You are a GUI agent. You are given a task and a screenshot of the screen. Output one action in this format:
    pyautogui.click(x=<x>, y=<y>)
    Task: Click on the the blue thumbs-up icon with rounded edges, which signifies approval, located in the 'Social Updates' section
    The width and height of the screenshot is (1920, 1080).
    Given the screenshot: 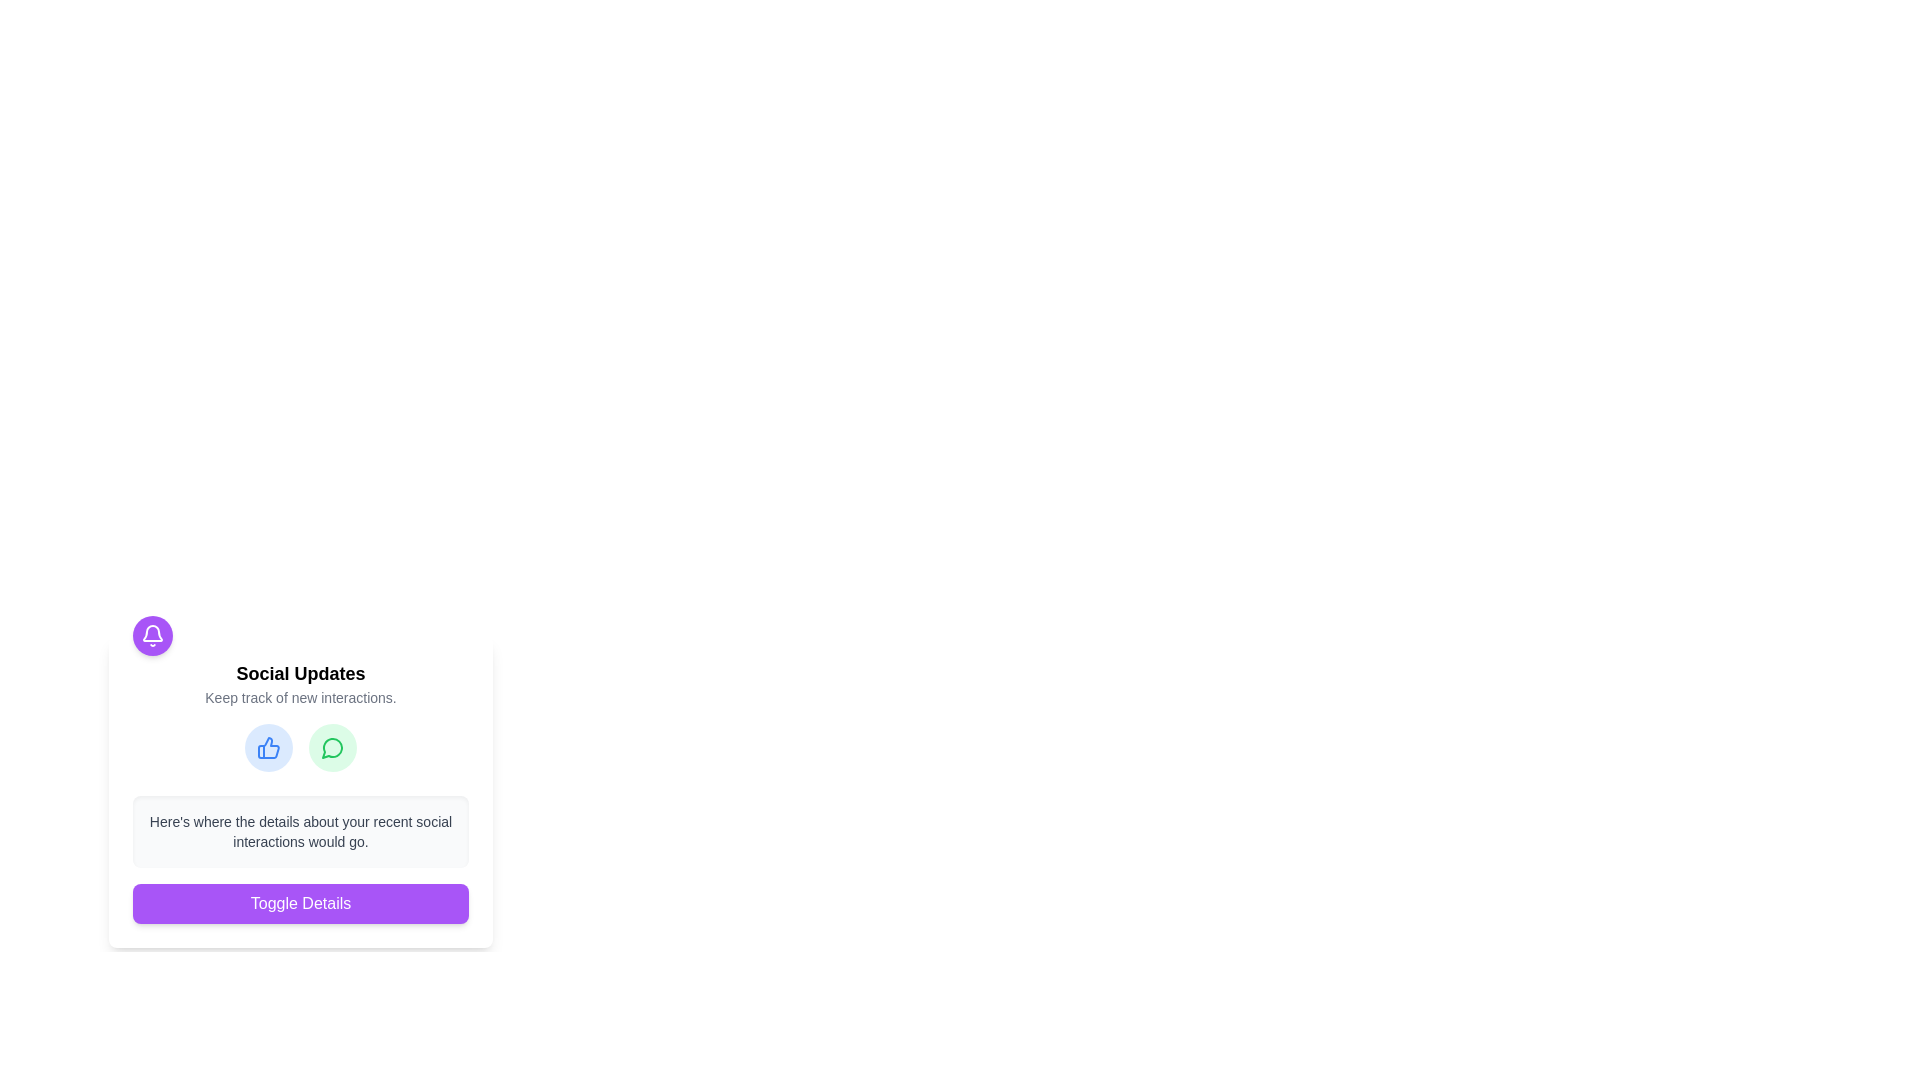 What is the action you would take?
    pyautogui.click(x=267, y=748)
    